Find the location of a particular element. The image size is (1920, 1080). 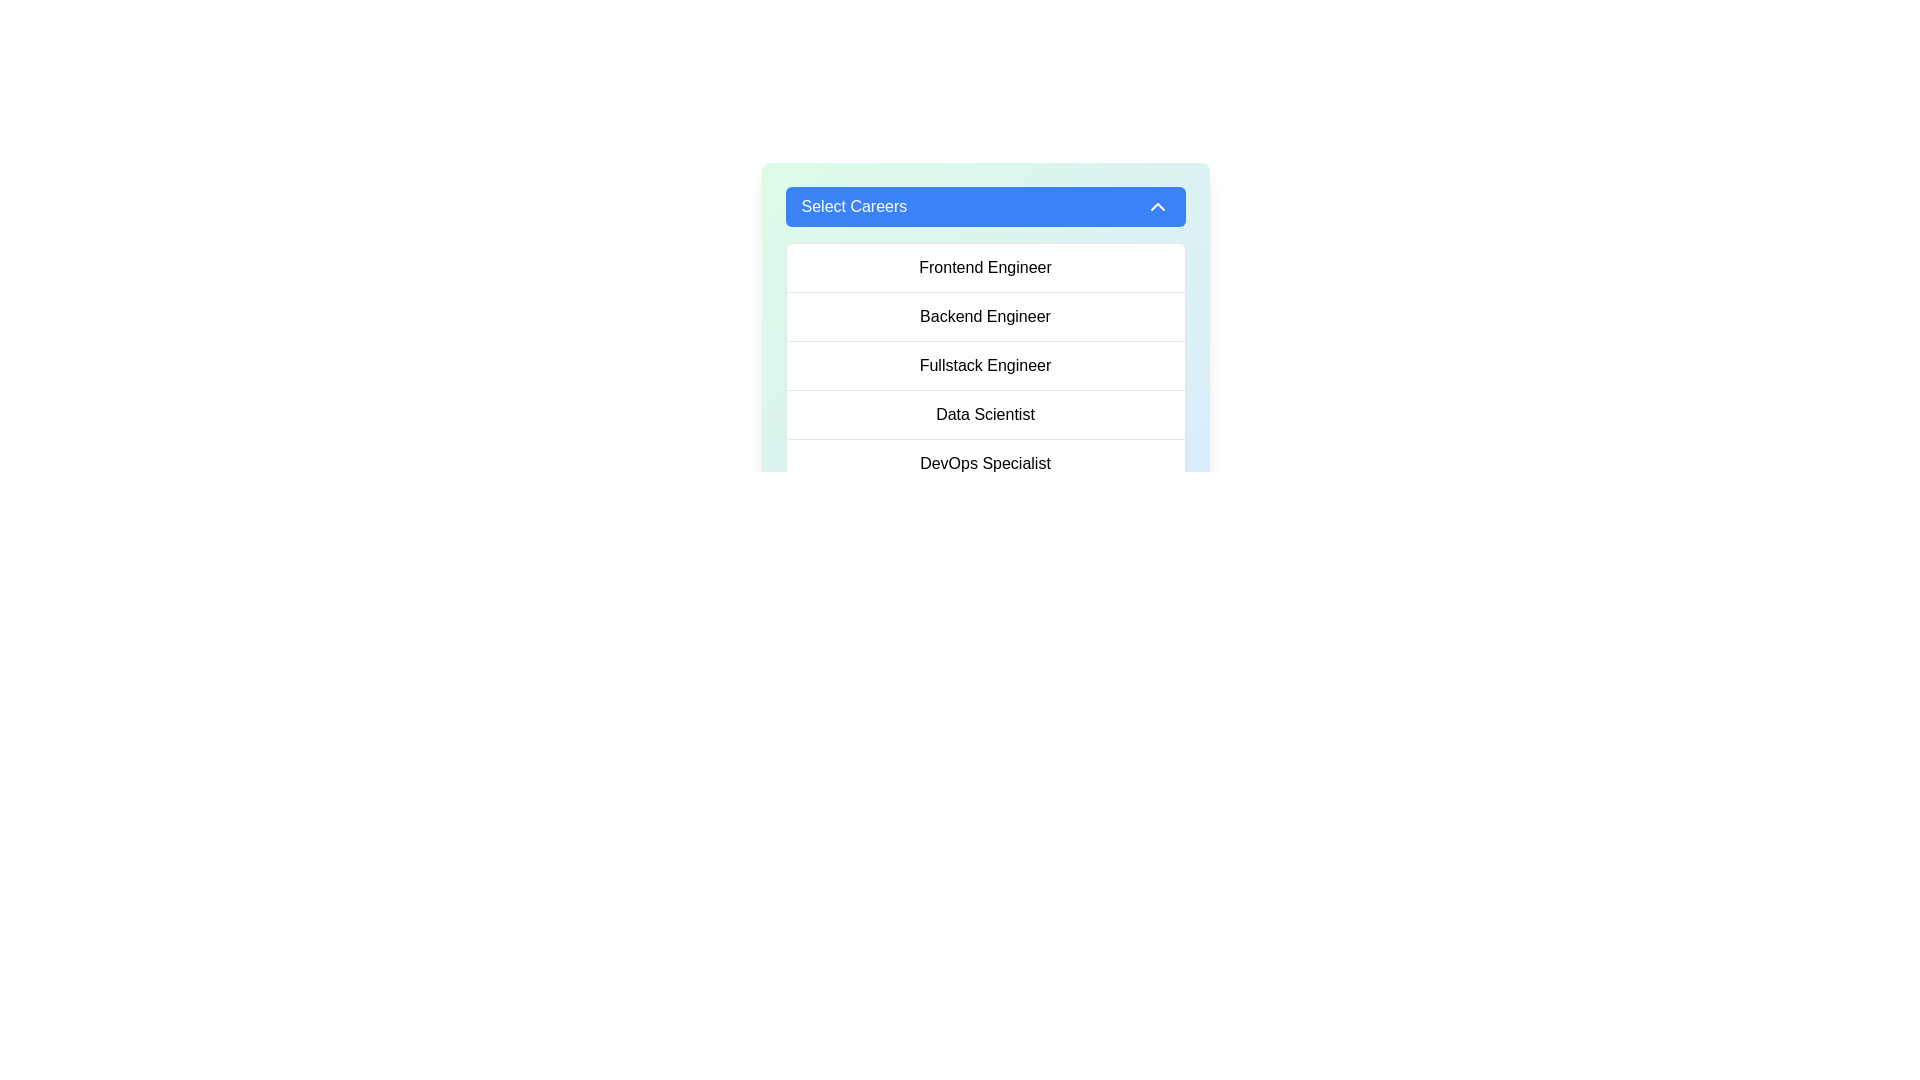

the text-based list item labeled 'Data Scientist' is located at coordinates (985, 414).